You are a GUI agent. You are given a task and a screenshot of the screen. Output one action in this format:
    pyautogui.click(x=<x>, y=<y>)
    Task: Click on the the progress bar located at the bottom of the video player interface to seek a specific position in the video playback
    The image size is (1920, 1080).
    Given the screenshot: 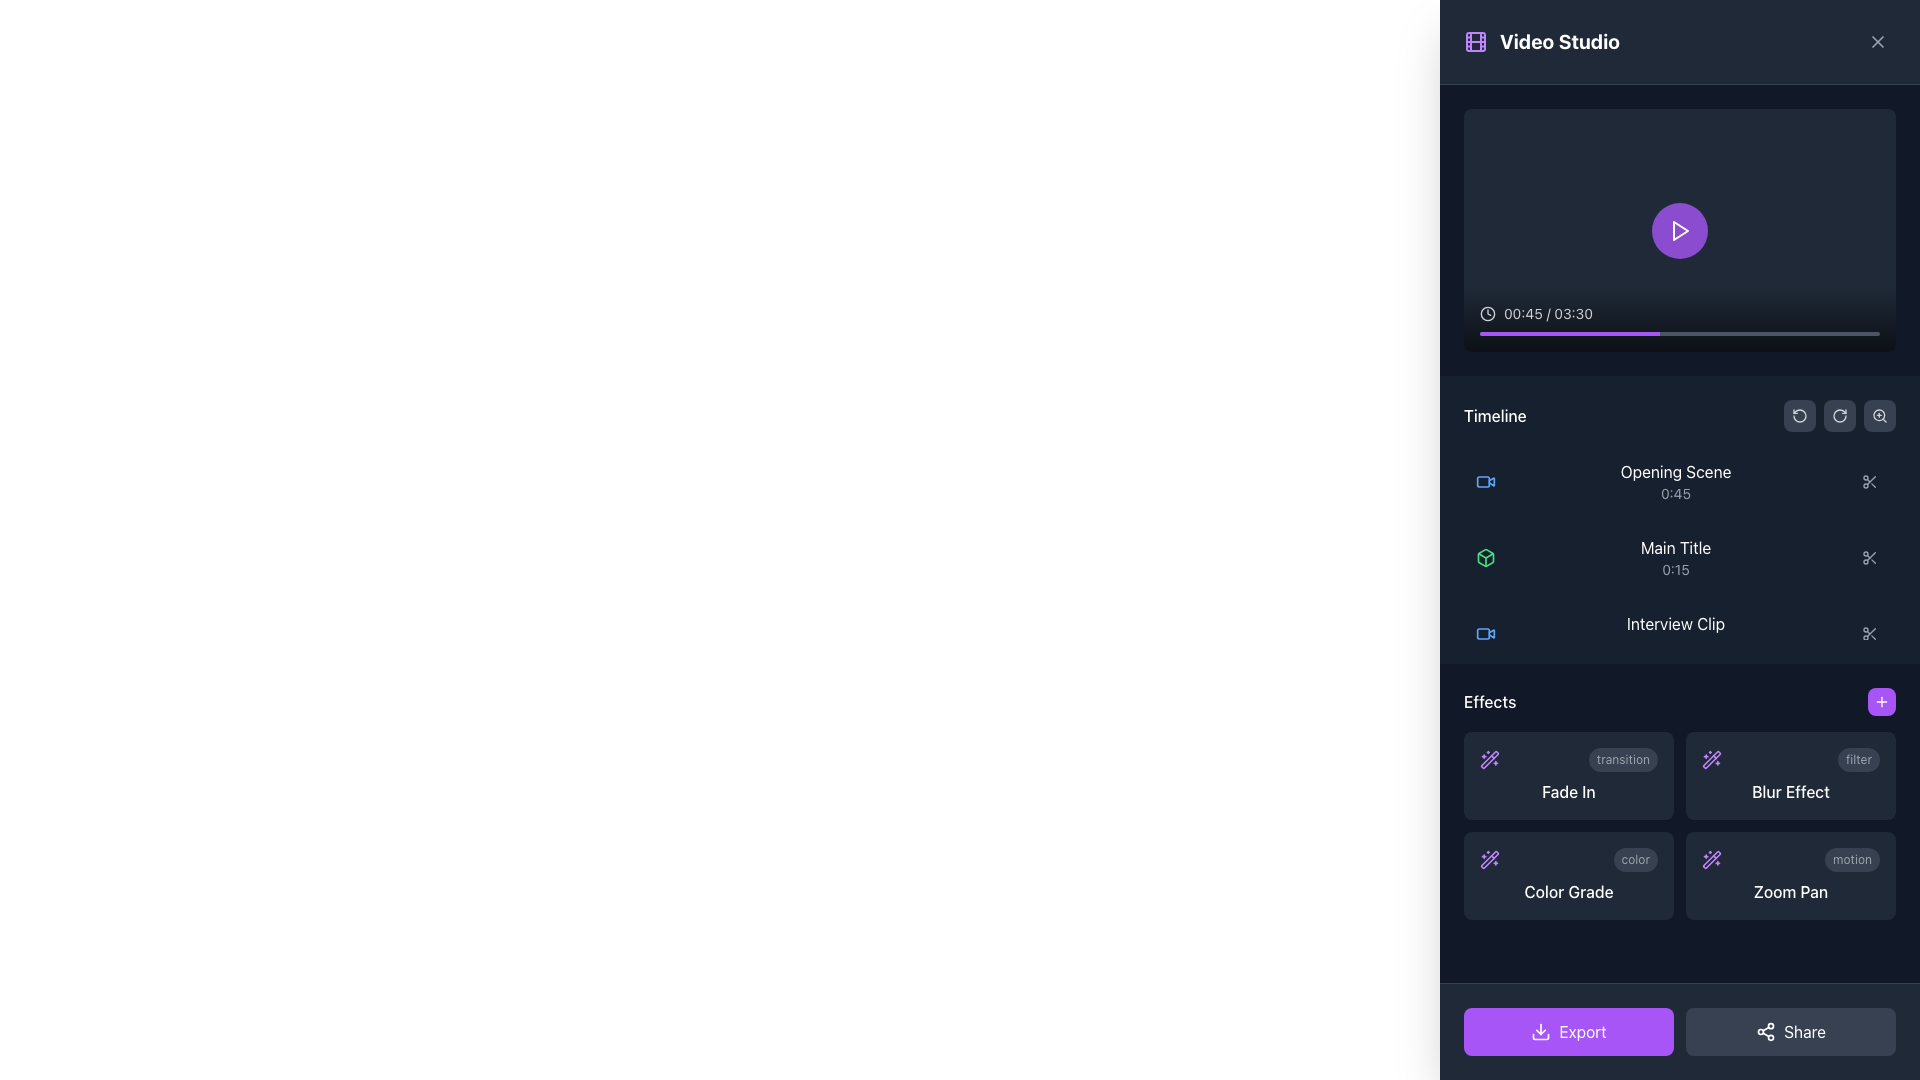 What is the action you would take?
    pyautogui.click(x=1680, y=333)
    